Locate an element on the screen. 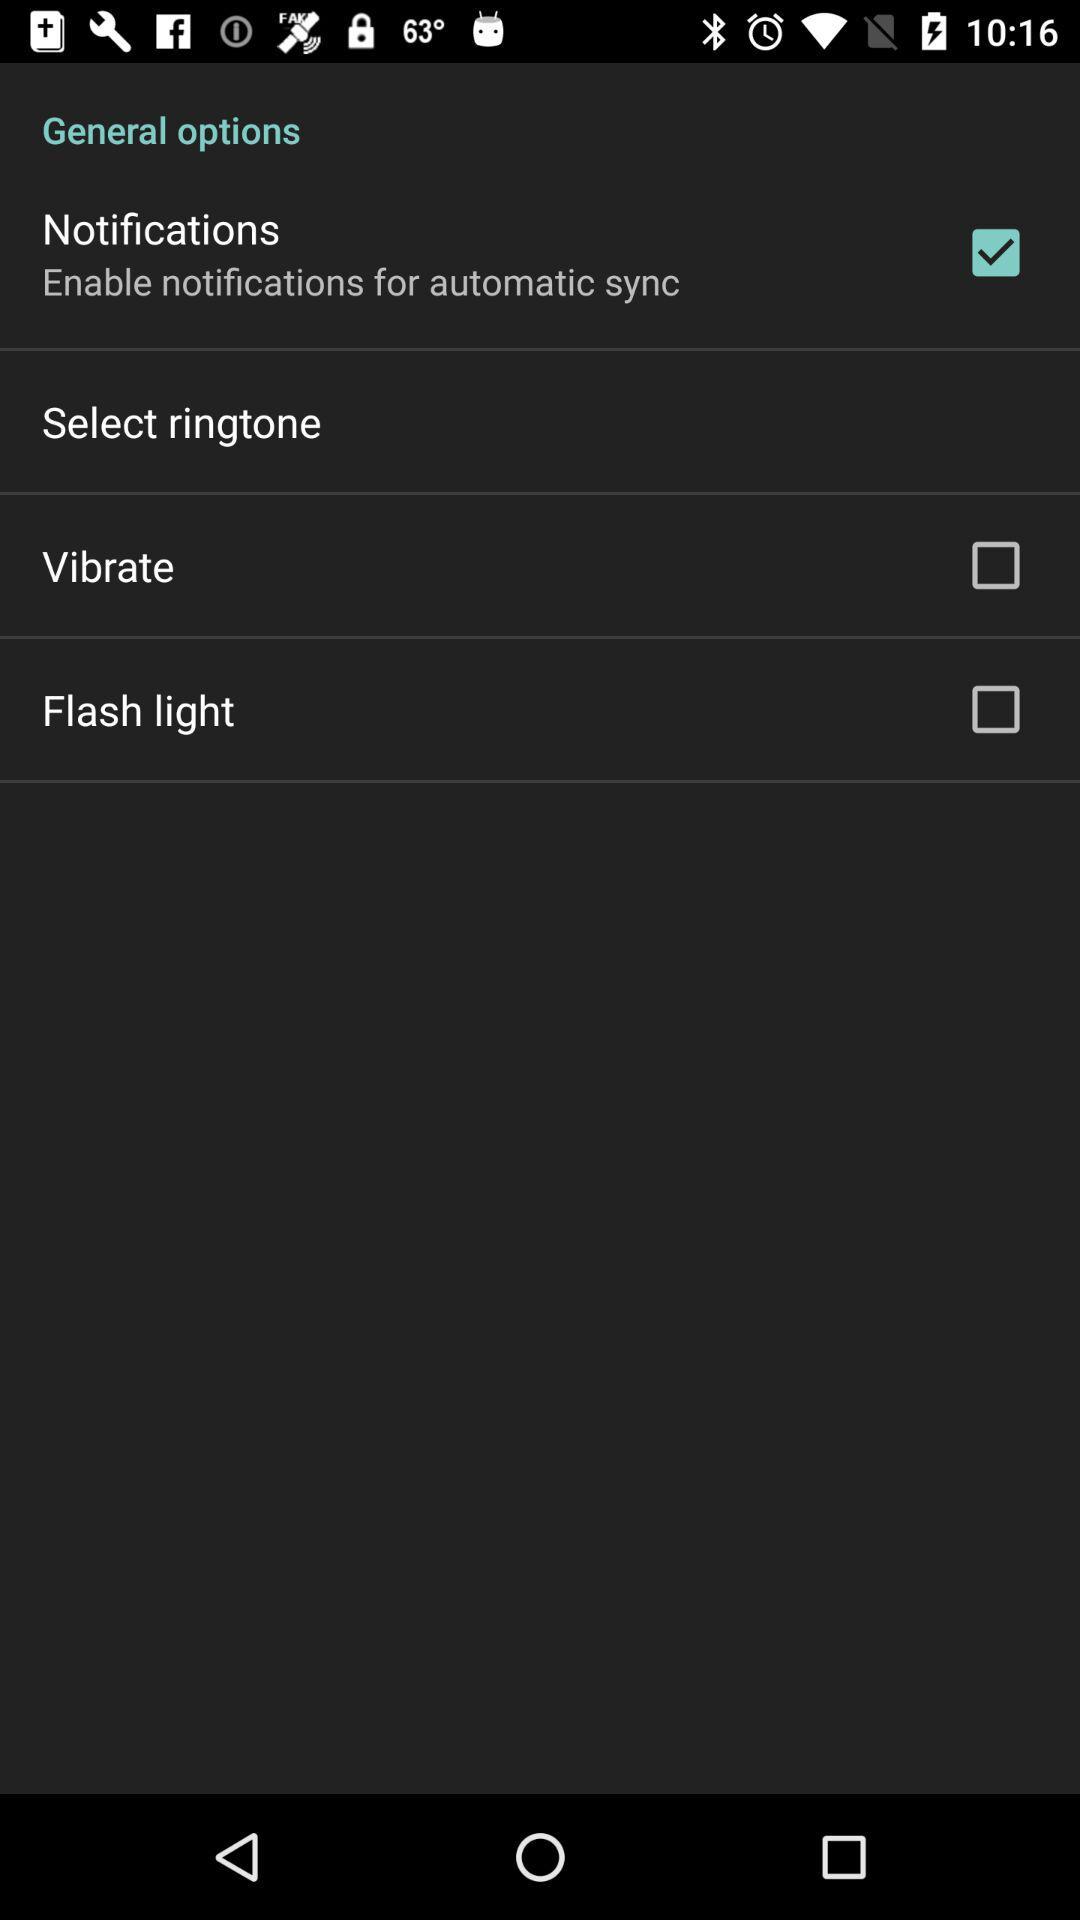 The image size is (1080, 1920). the item below the enable notifications for item is located at coordinates (181, 420).